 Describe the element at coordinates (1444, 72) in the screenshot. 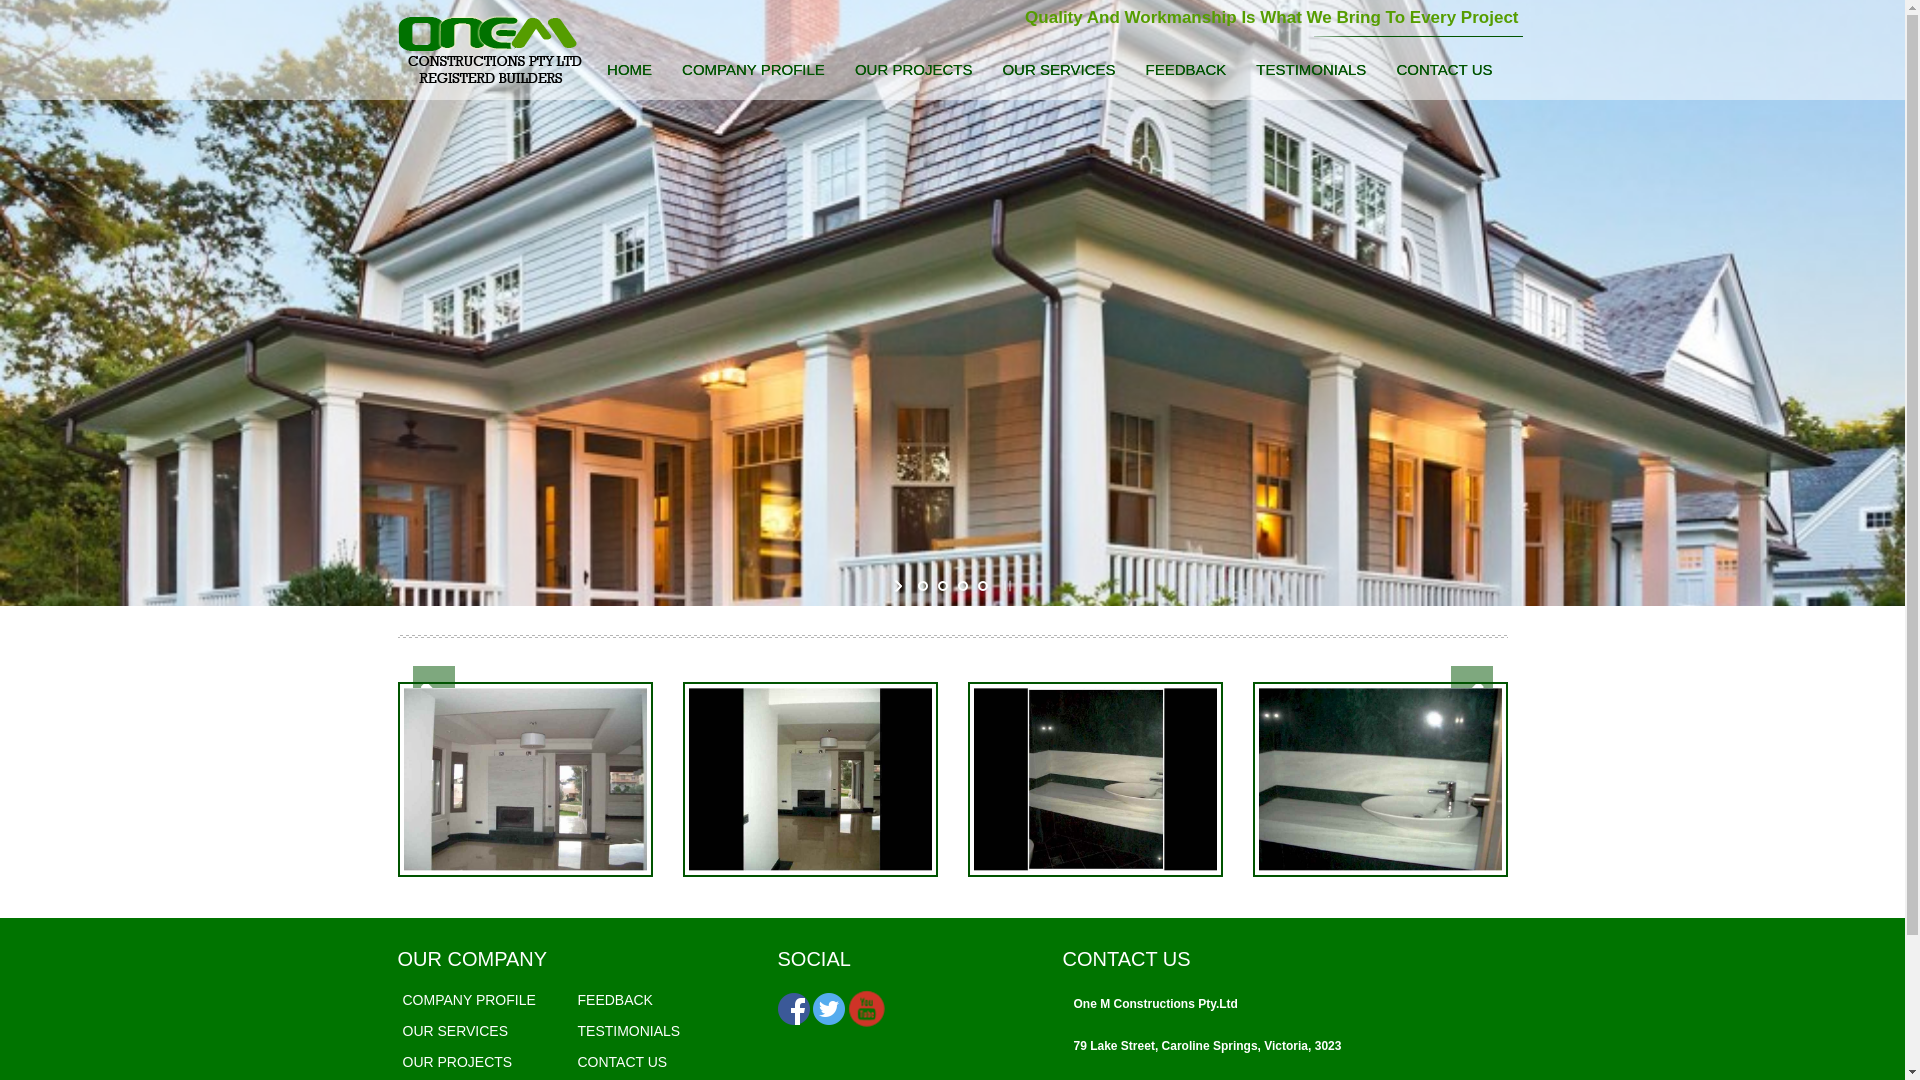

I see `'CONTACT US'` at that location.